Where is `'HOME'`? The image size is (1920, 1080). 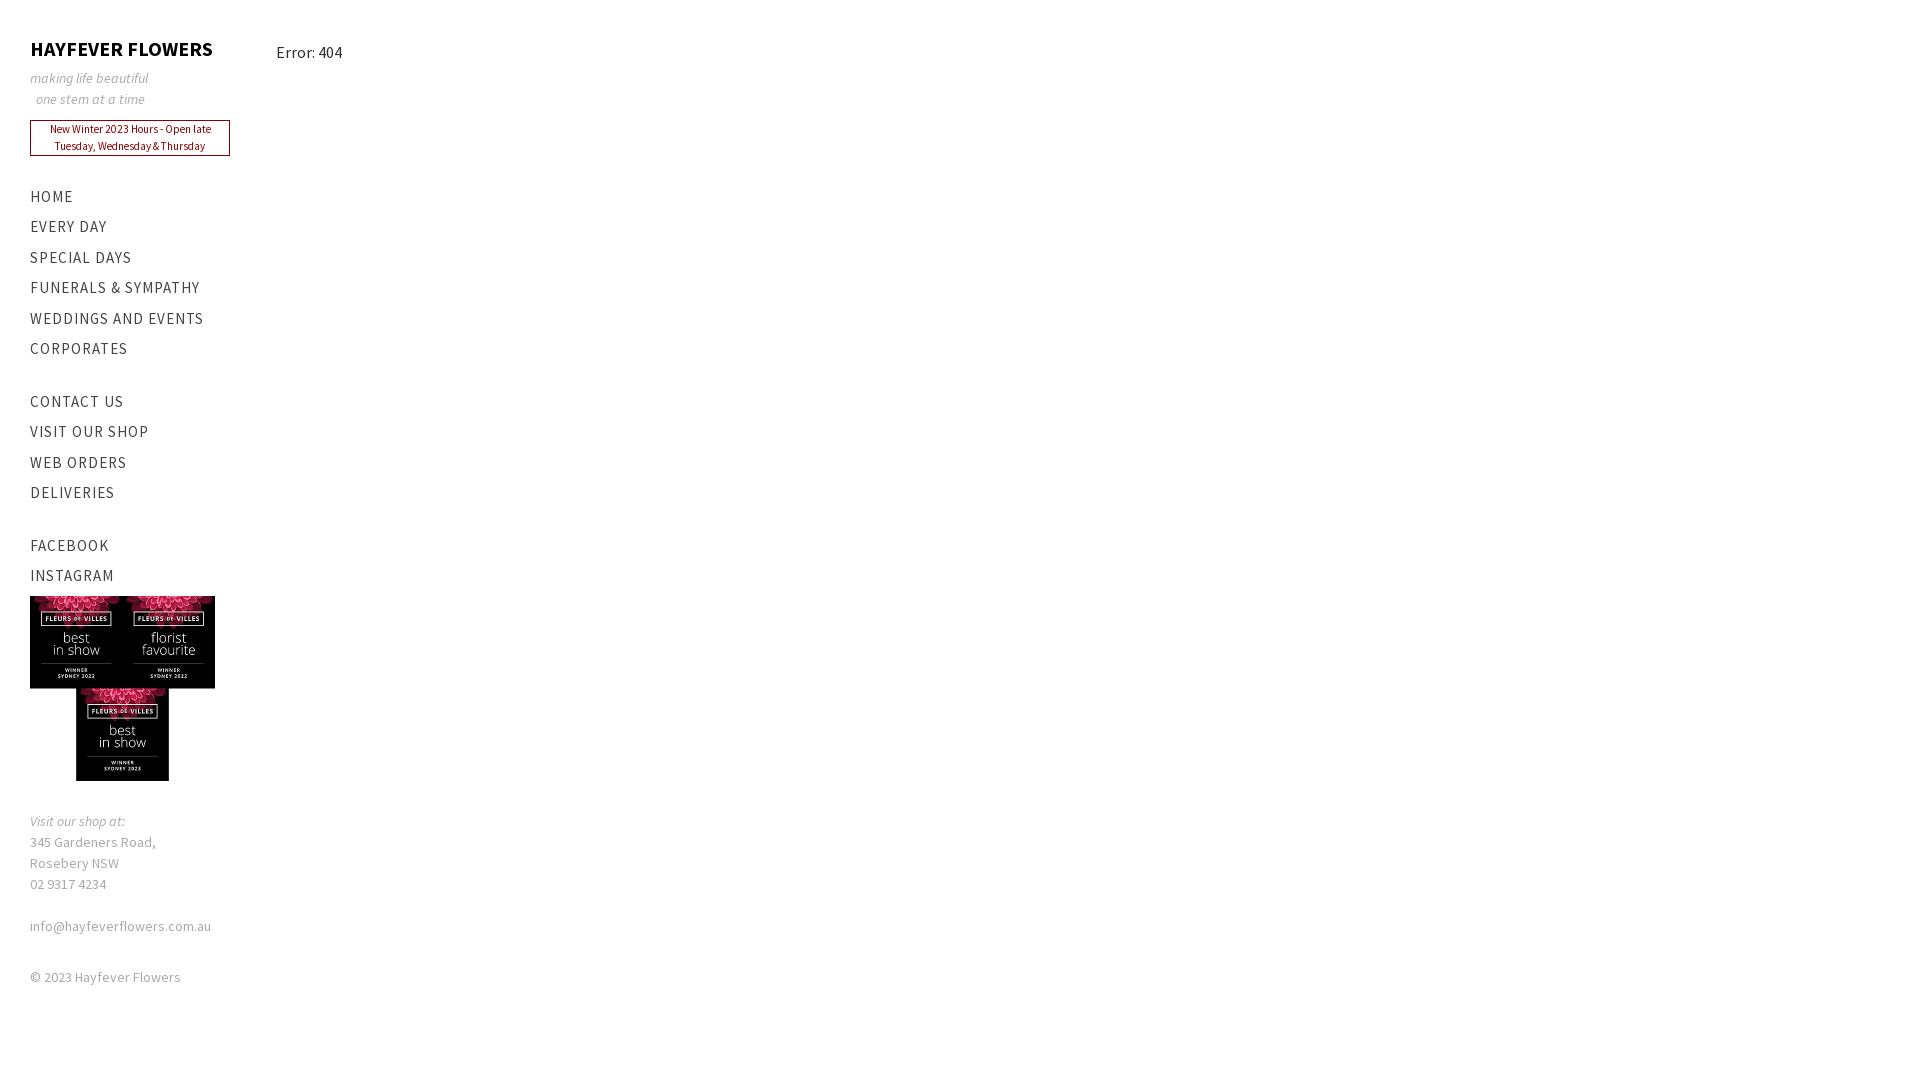 'HOME' is located at coordinates (128, 197).